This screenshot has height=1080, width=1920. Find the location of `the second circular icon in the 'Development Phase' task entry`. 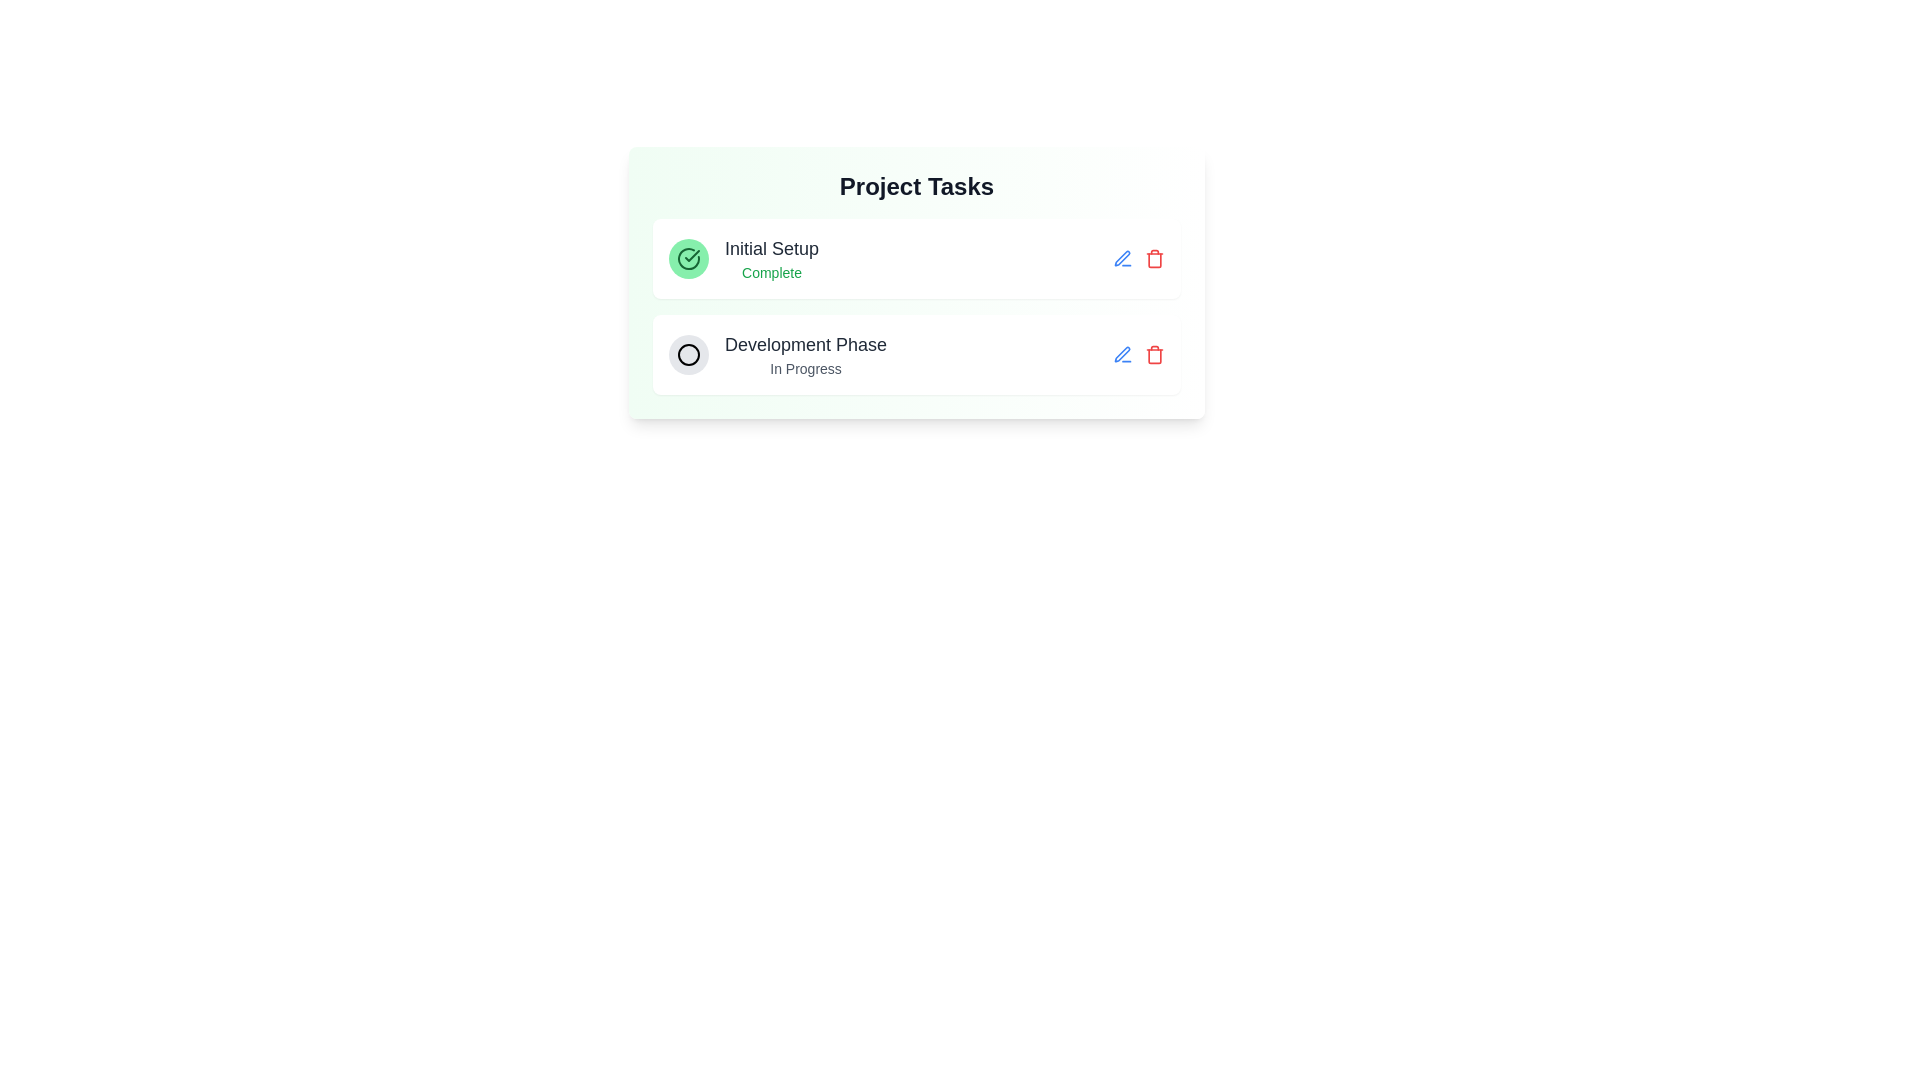

the second circular icon in the 'Development Phase' task entry is located at coordinates (689, 353).